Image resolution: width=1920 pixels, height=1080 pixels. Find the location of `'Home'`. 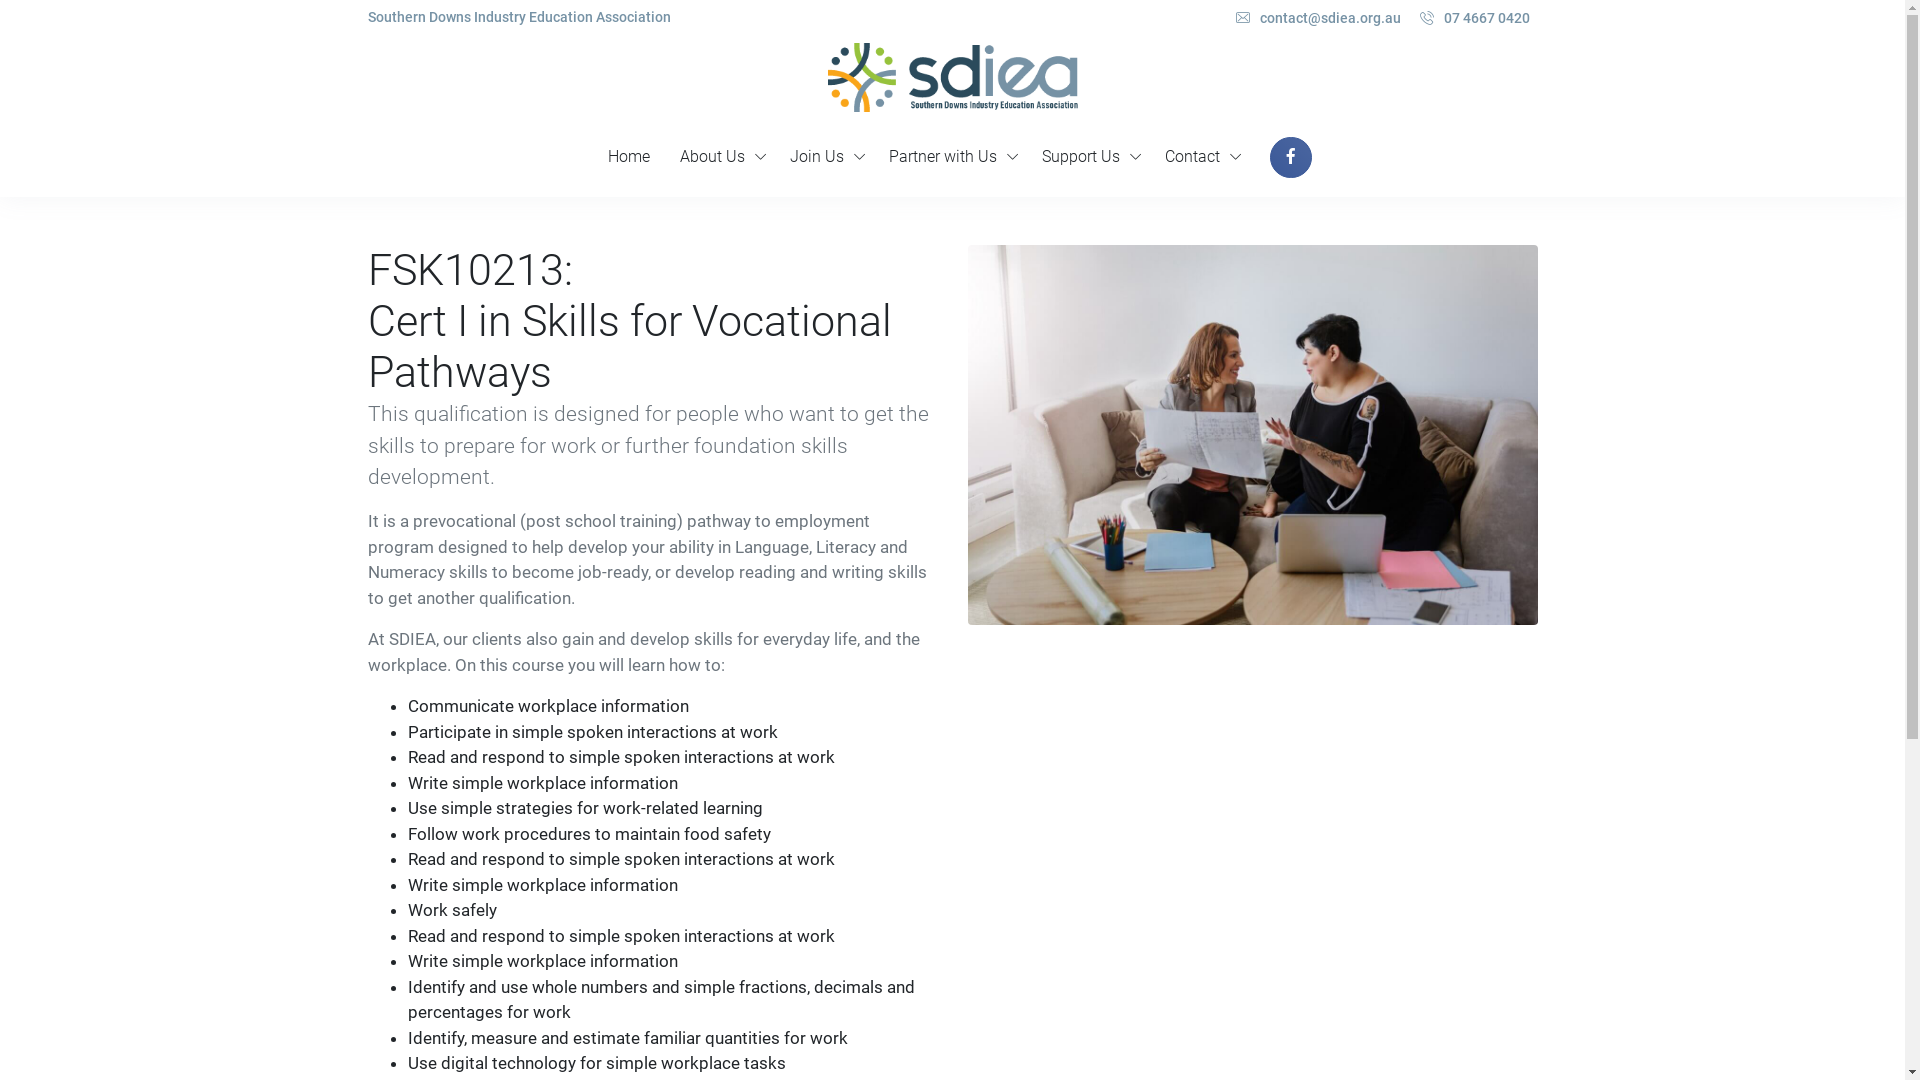

'Home' is located at coordinates (592, 156).